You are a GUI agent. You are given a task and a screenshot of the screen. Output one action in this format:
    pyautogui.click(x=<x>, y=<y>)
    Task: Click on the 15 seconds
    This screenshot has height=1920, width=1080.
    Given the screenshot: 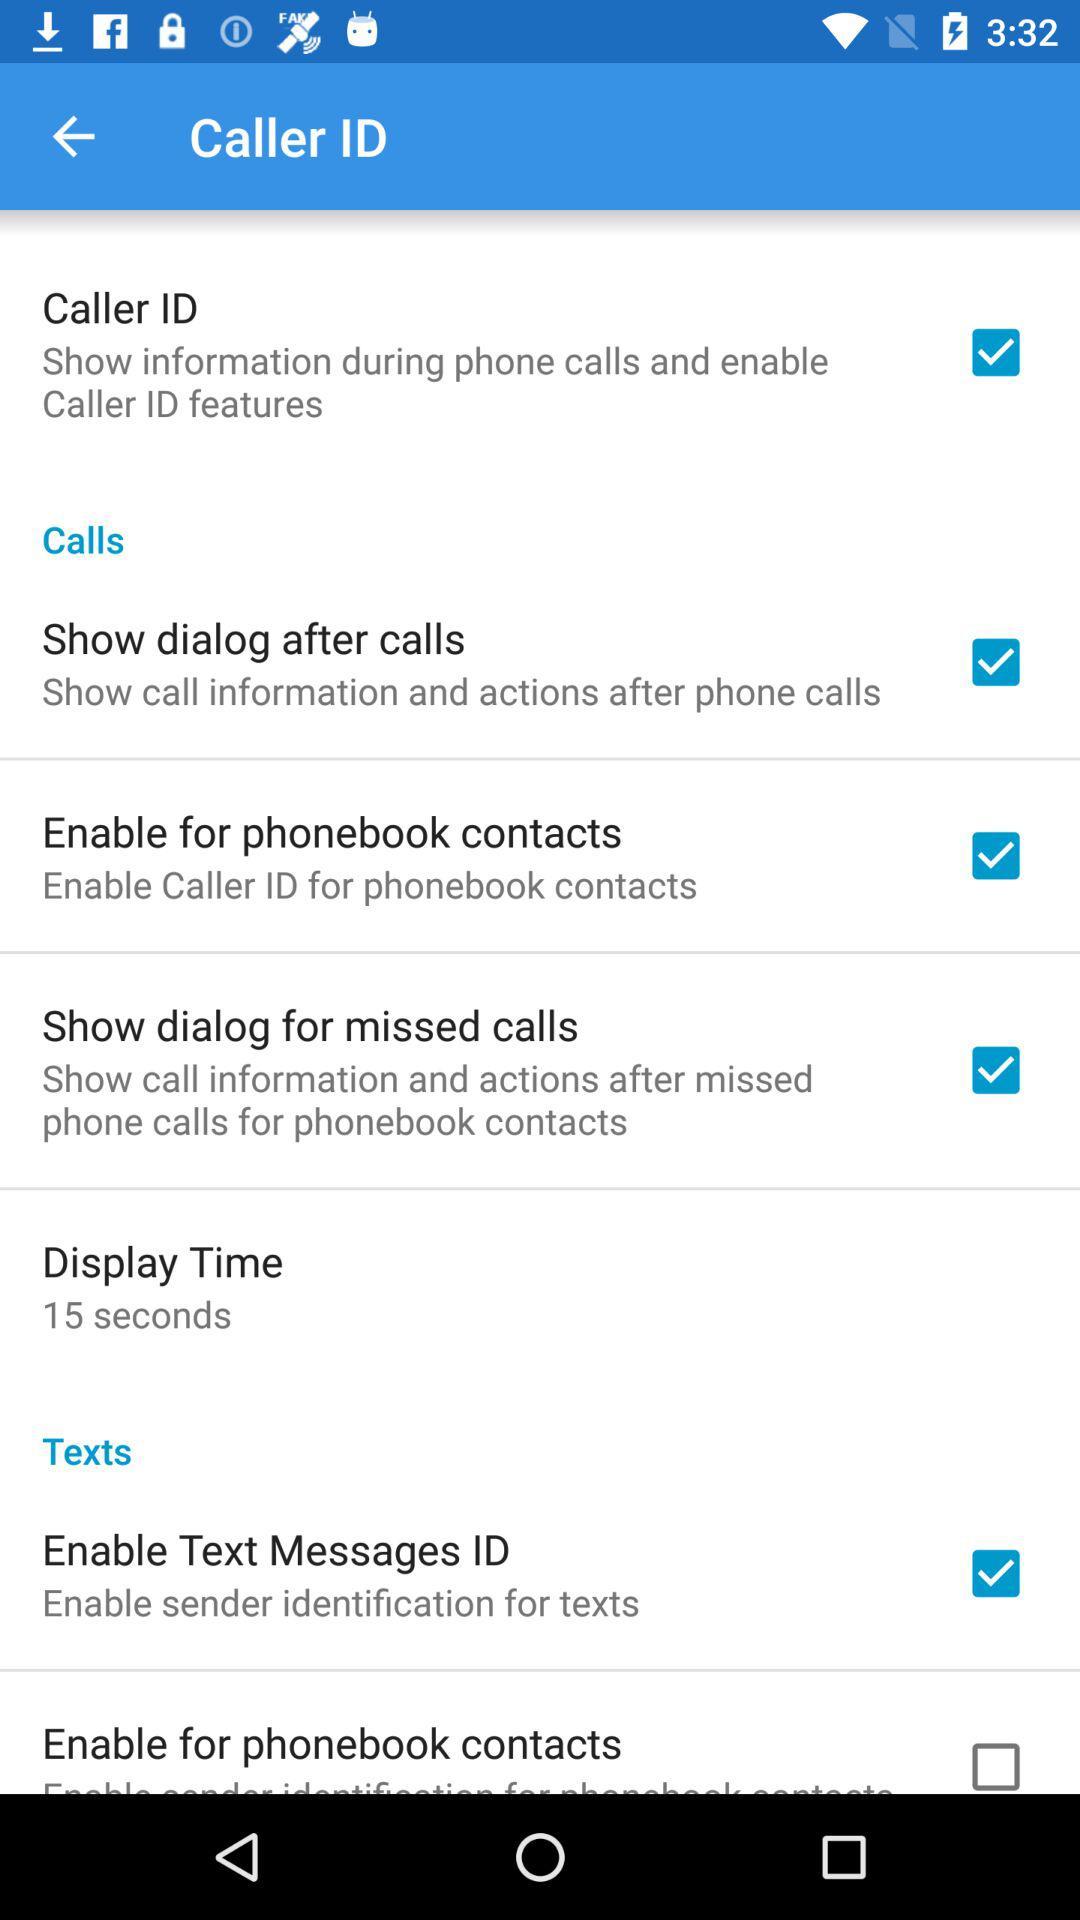 What is the action you would take?
    pyautogui.click(x=135, y=1314)
    